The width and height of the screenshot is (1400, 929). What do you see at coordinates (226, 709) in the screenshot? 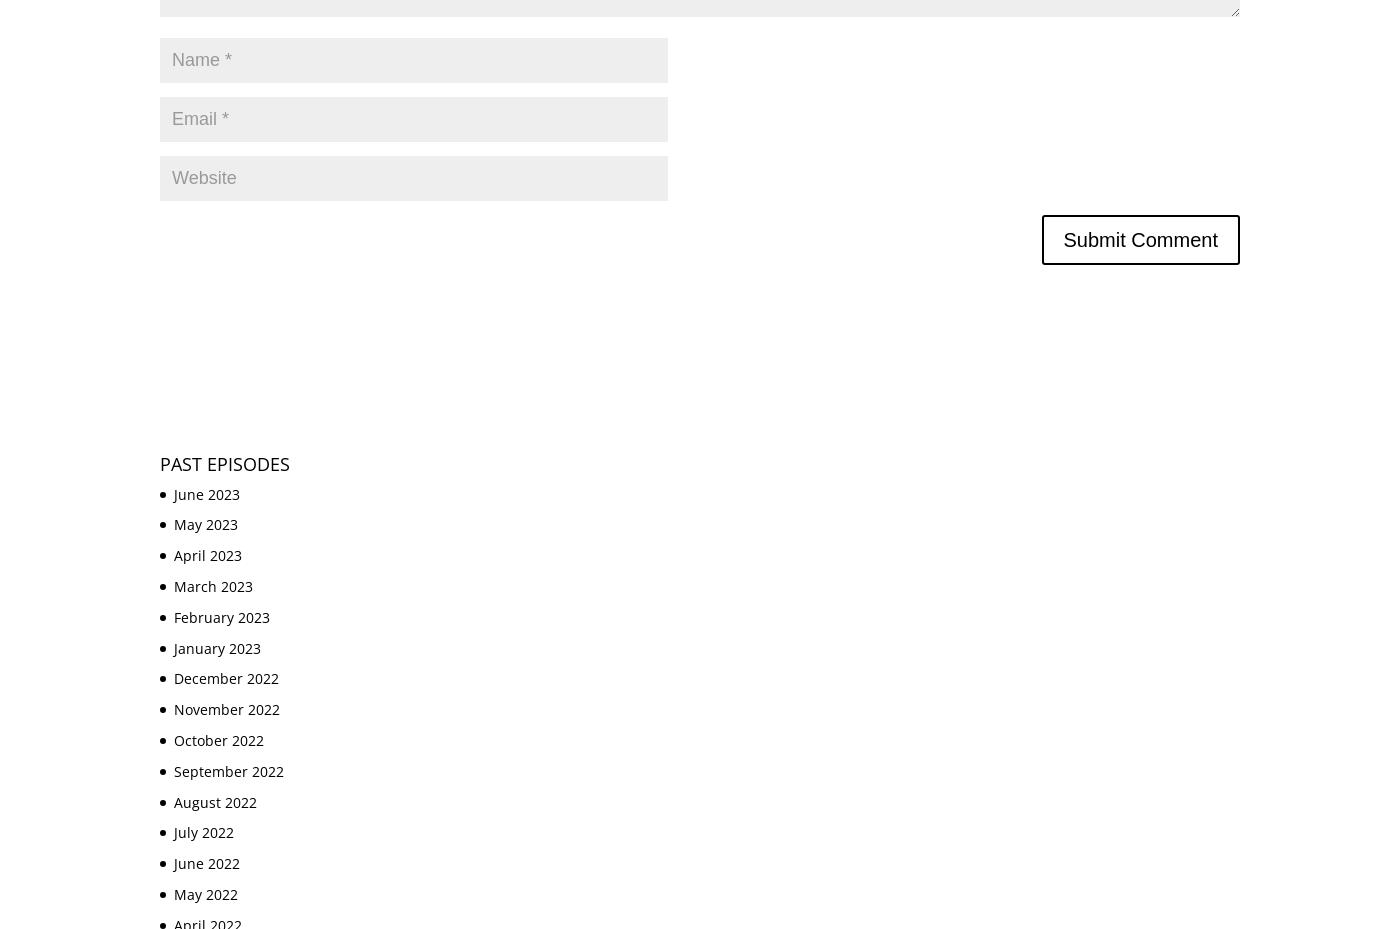
I see `'November 2022'` at bounding box center [226, 709].